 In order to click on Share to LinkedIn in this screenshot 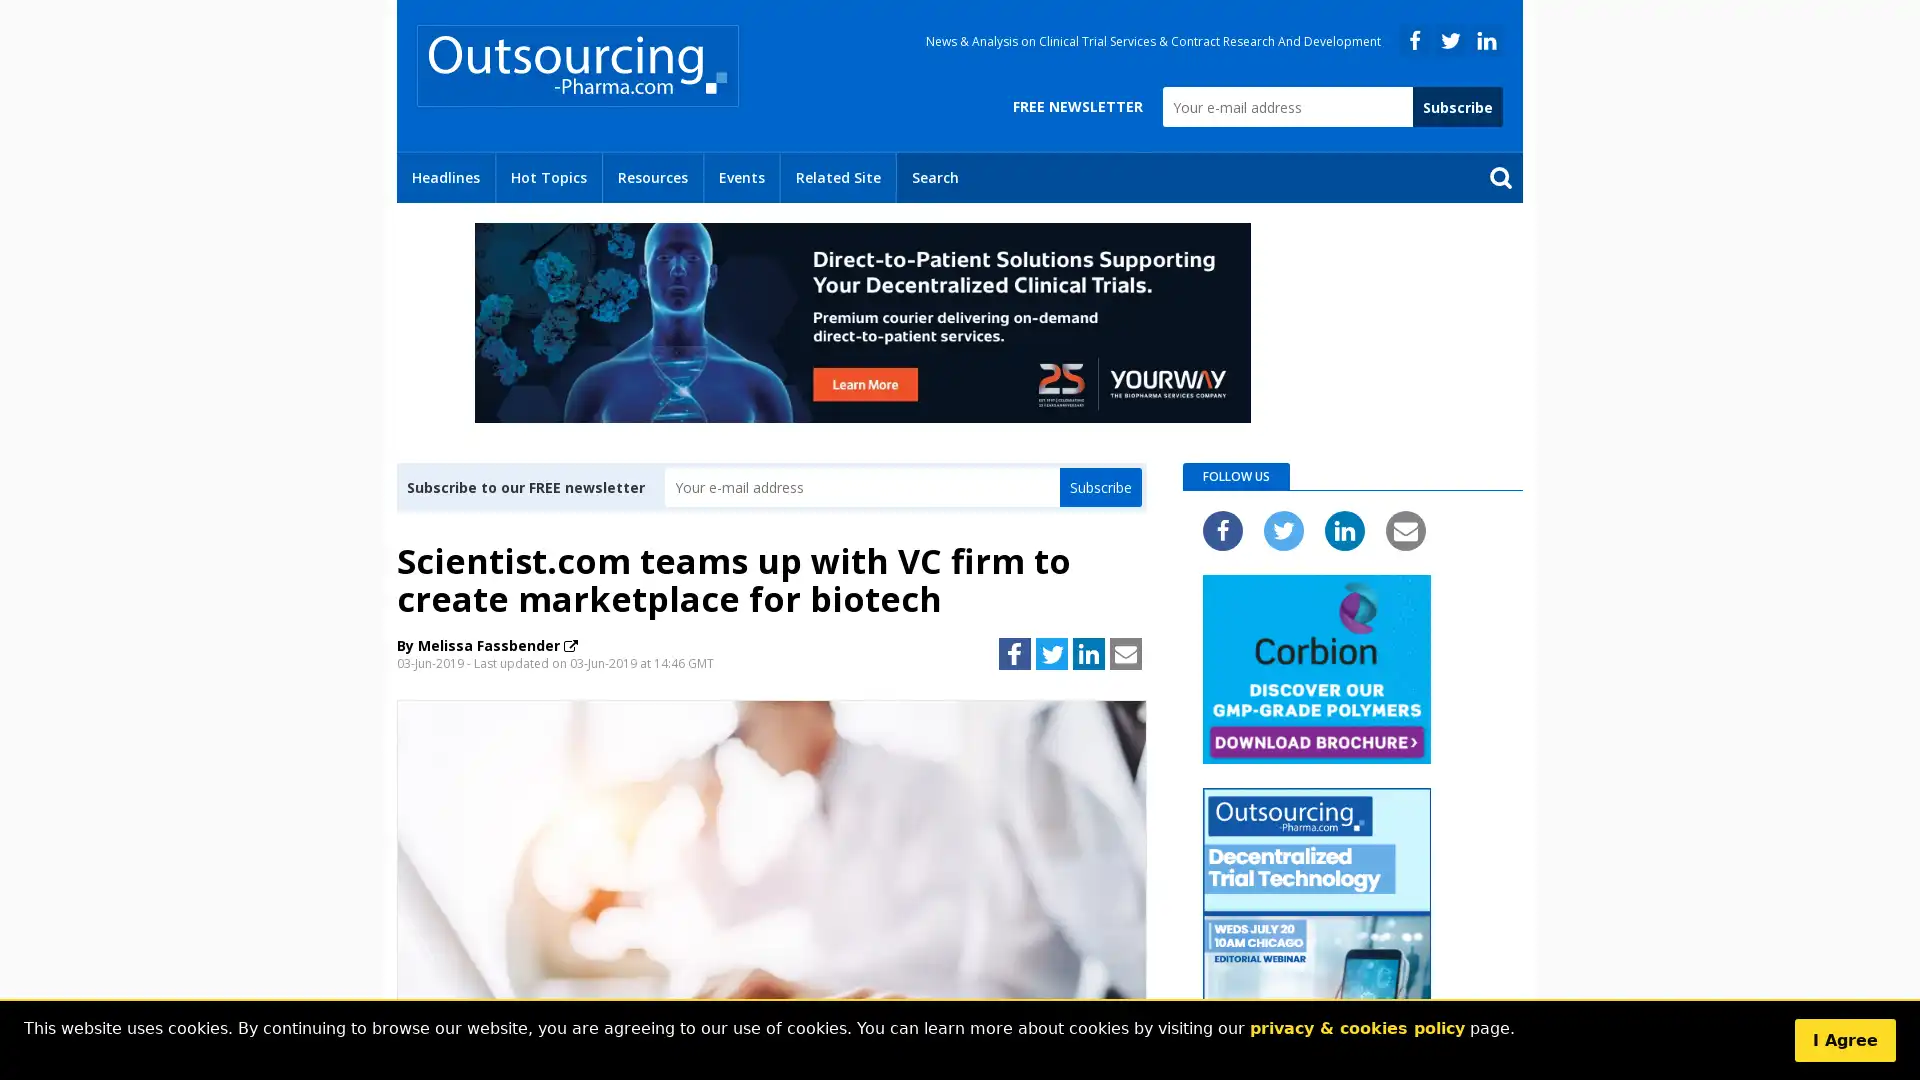, I will do `click(1088, 652)`.